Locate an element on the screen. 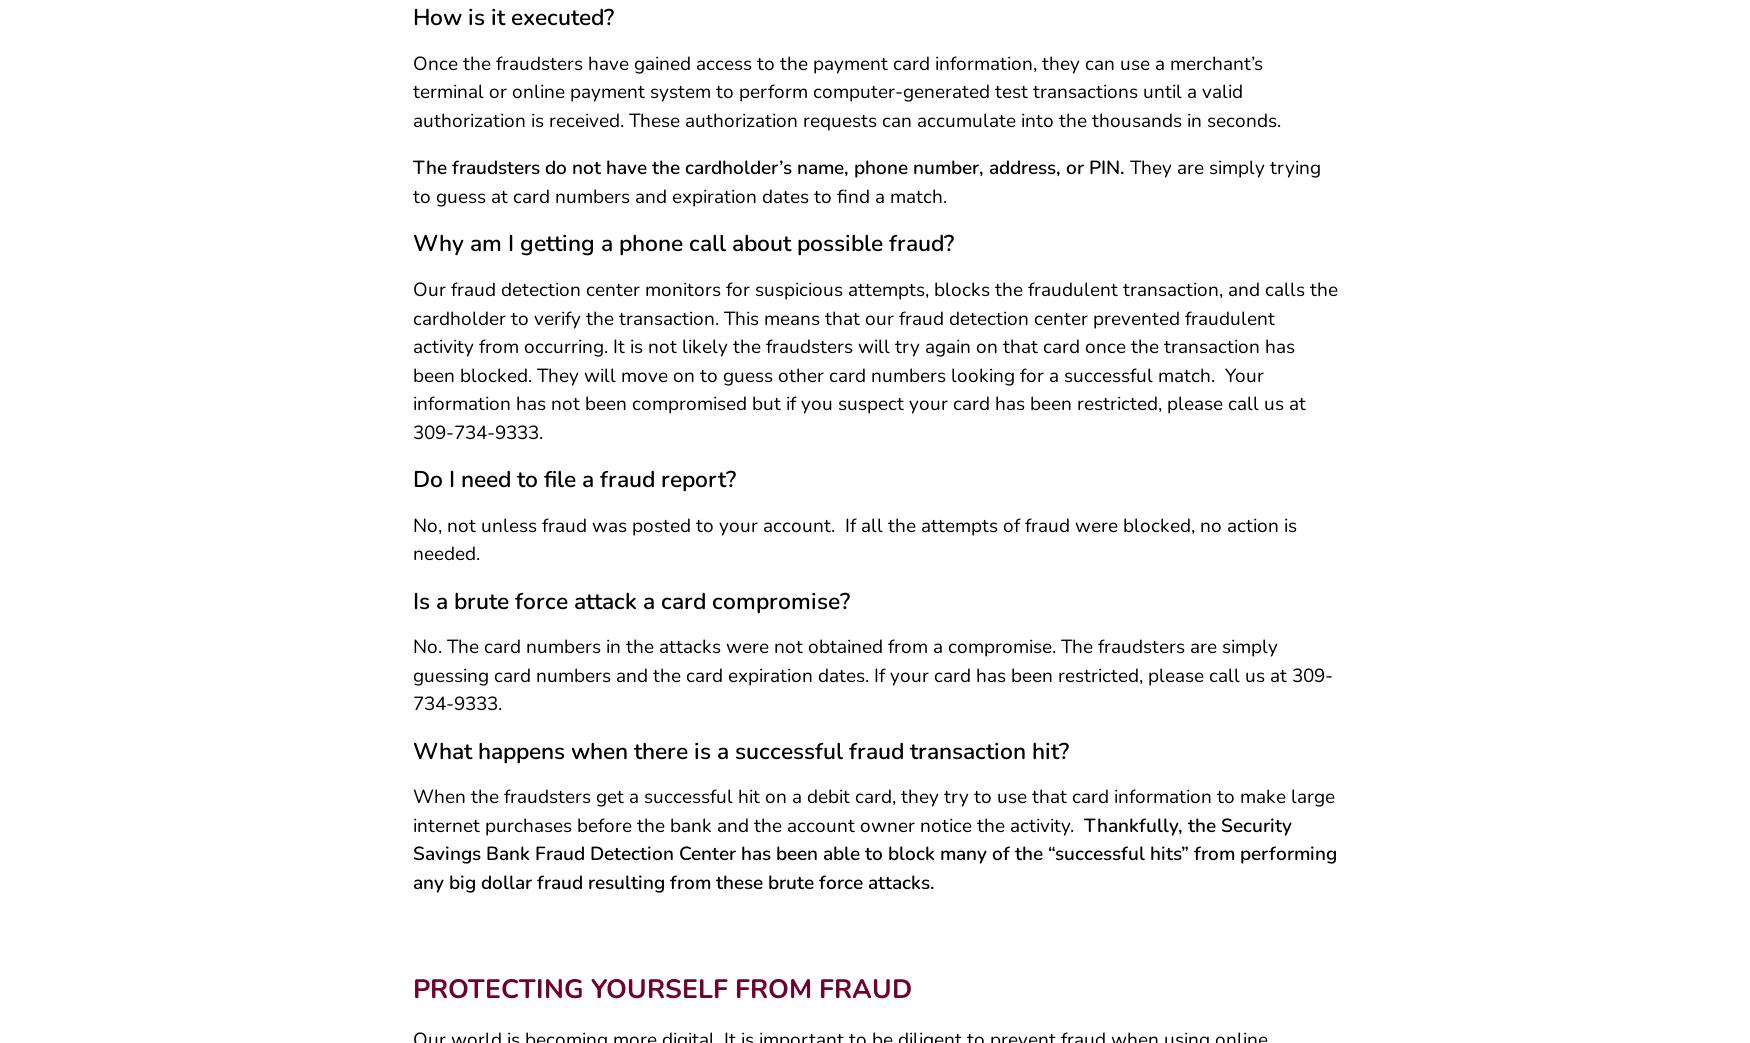 Image resolution: width=1750 pixels, height=1043 pixels. 'Once the fraudsters have gained access to the payment card information, they can use a merchant’s terminal or online payment system to perform computer-generated test transactions until a valid authorization is received. These authorization requests can accumulate into the thousands in seconds.' is located at coordinates (845, 99).